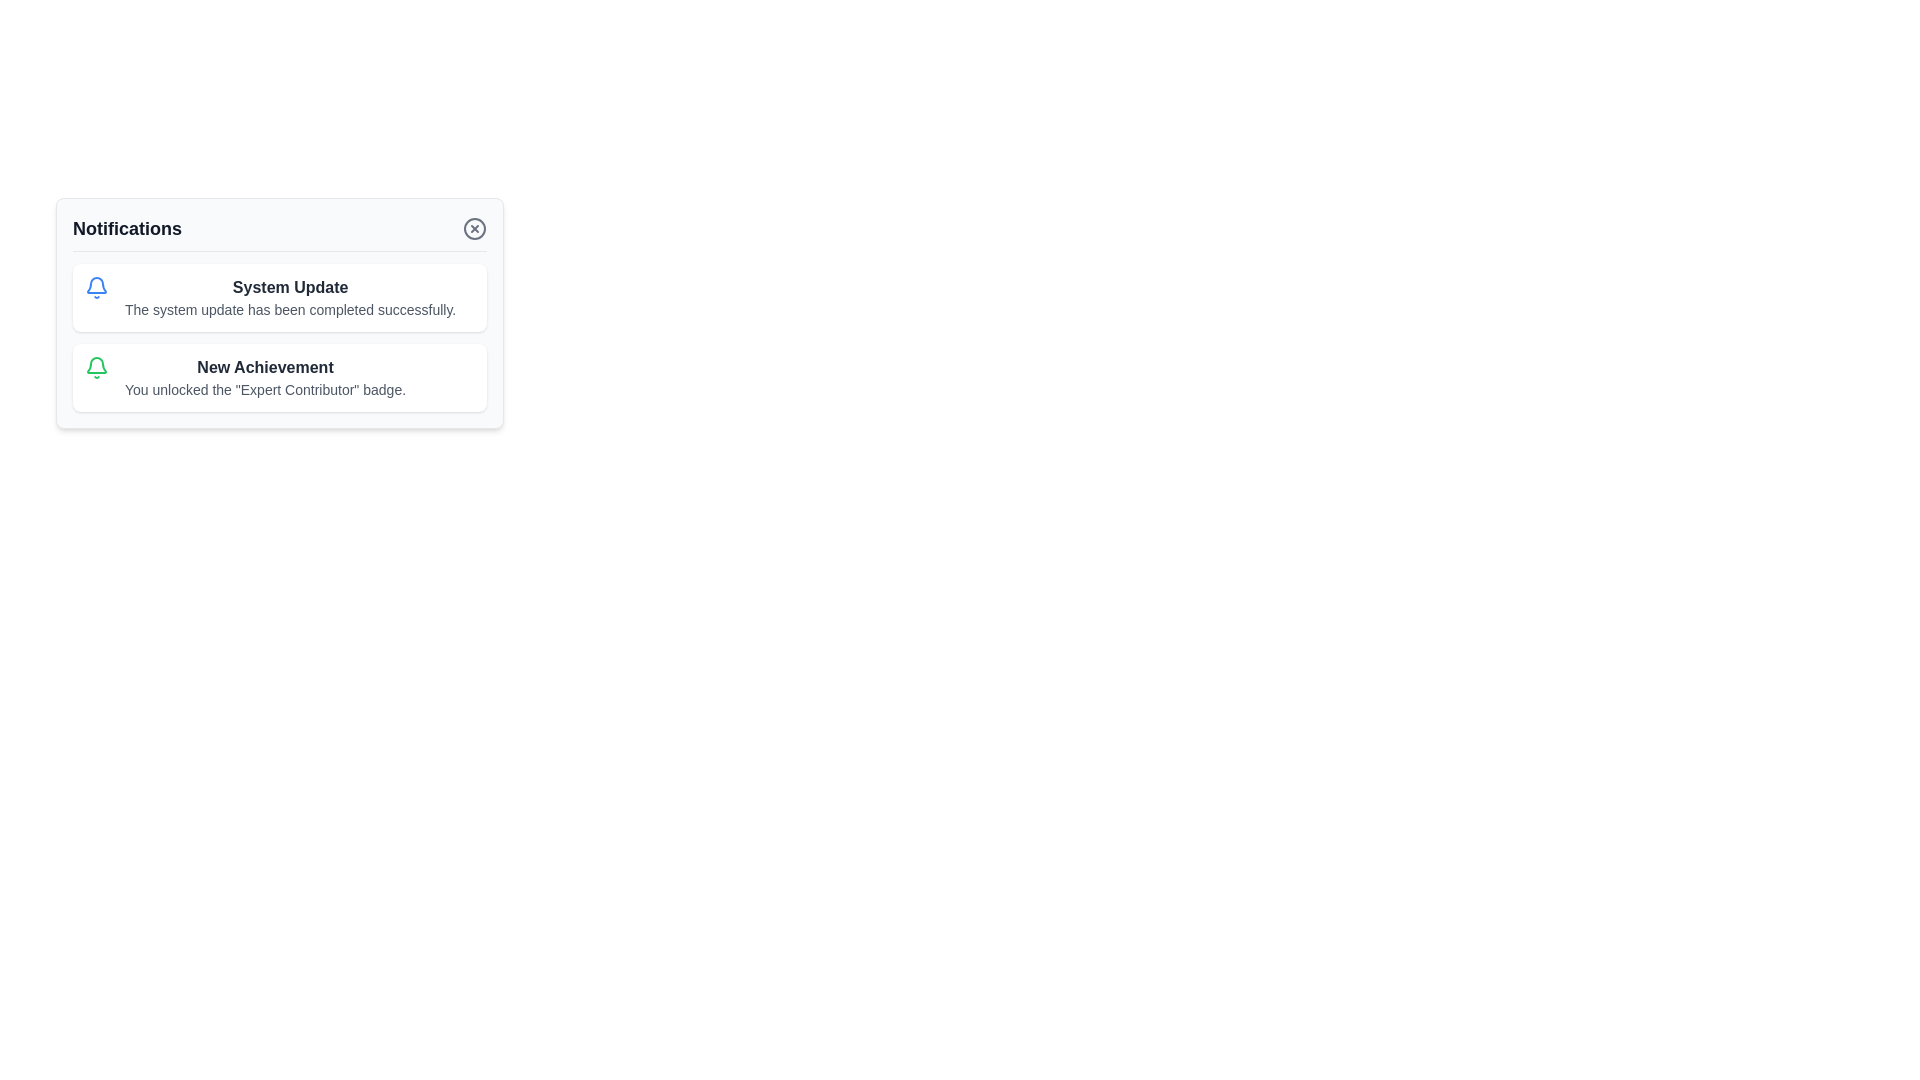  Describe the element at coordinates (264, 389) in the screenshot. I see `the text element displaying 'You unlocked the "Expert Contributor" badge.' which is located below the heading 'New Achievement' in the second notification card` at that location.